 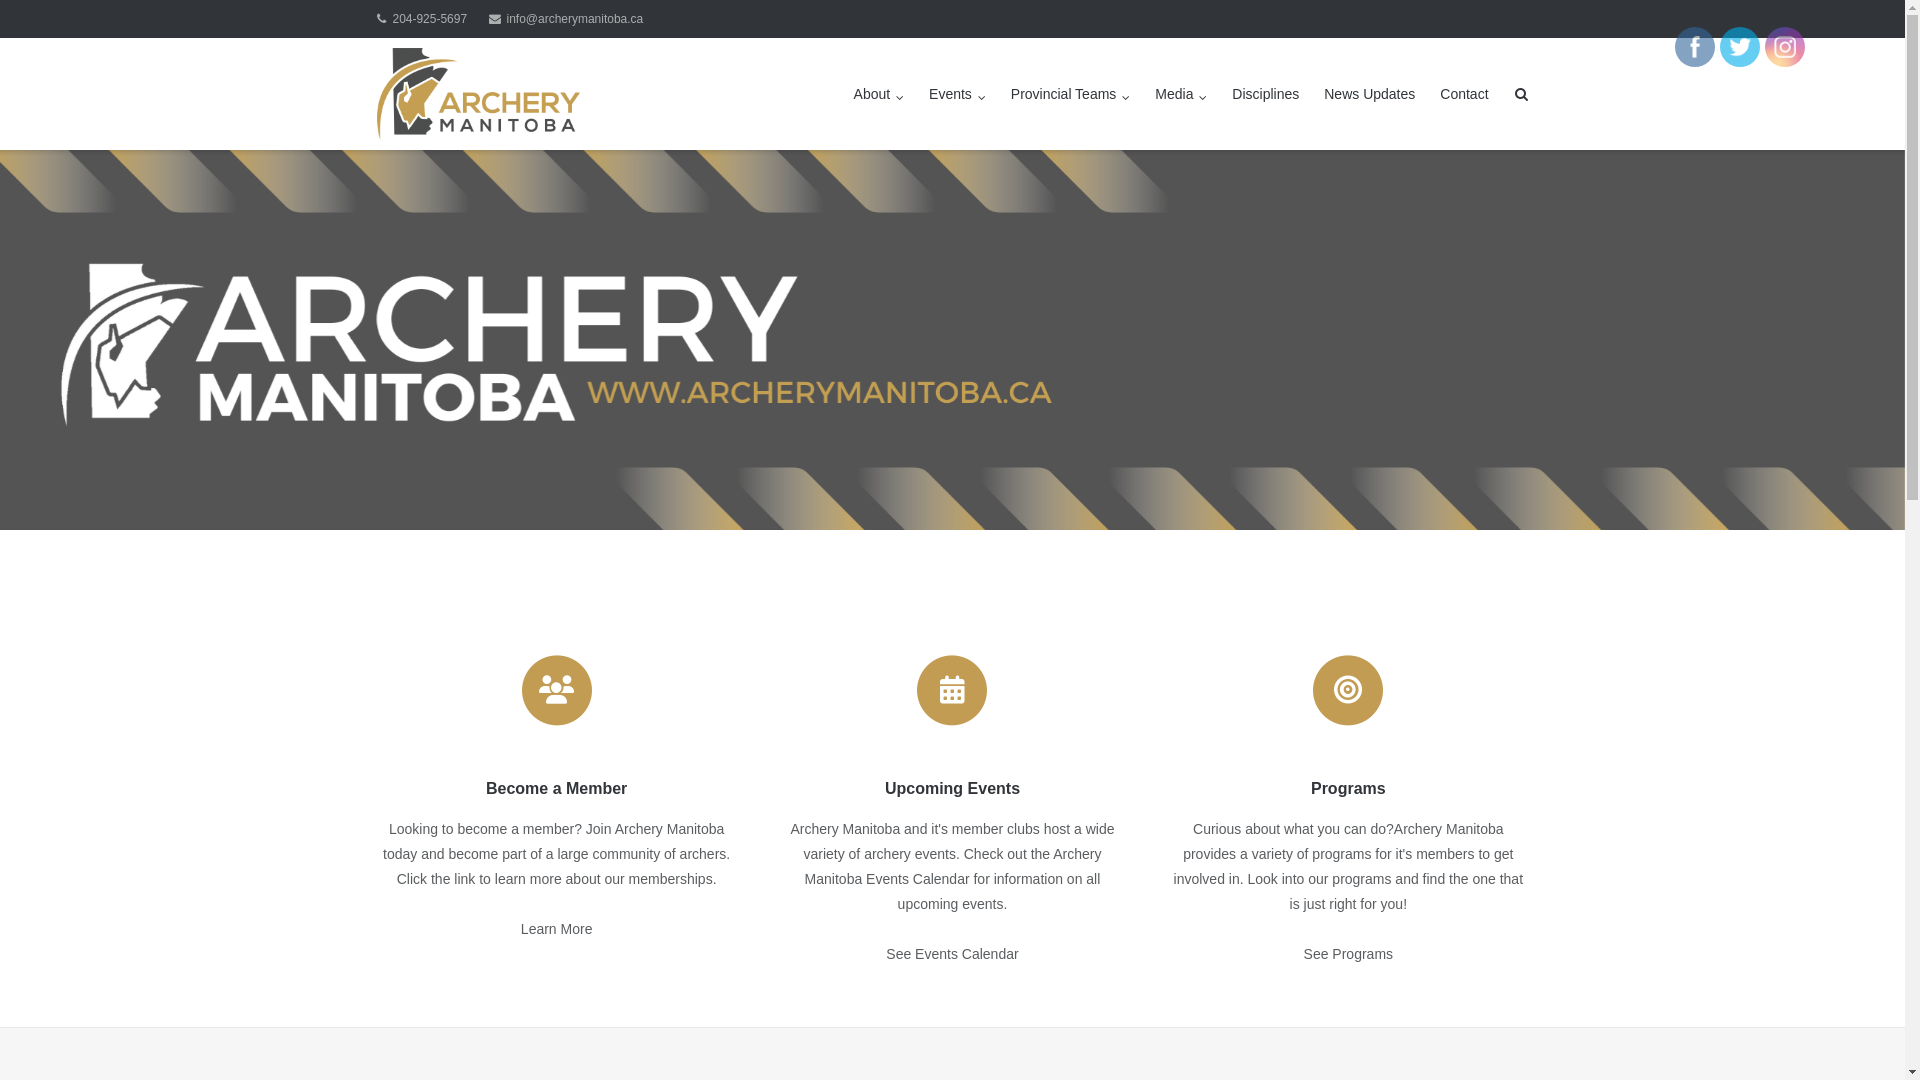 What do you see at coordinates (1348, 952) in the screenshot?
I see `'See Programs'` at bounding box center [1348, 952].